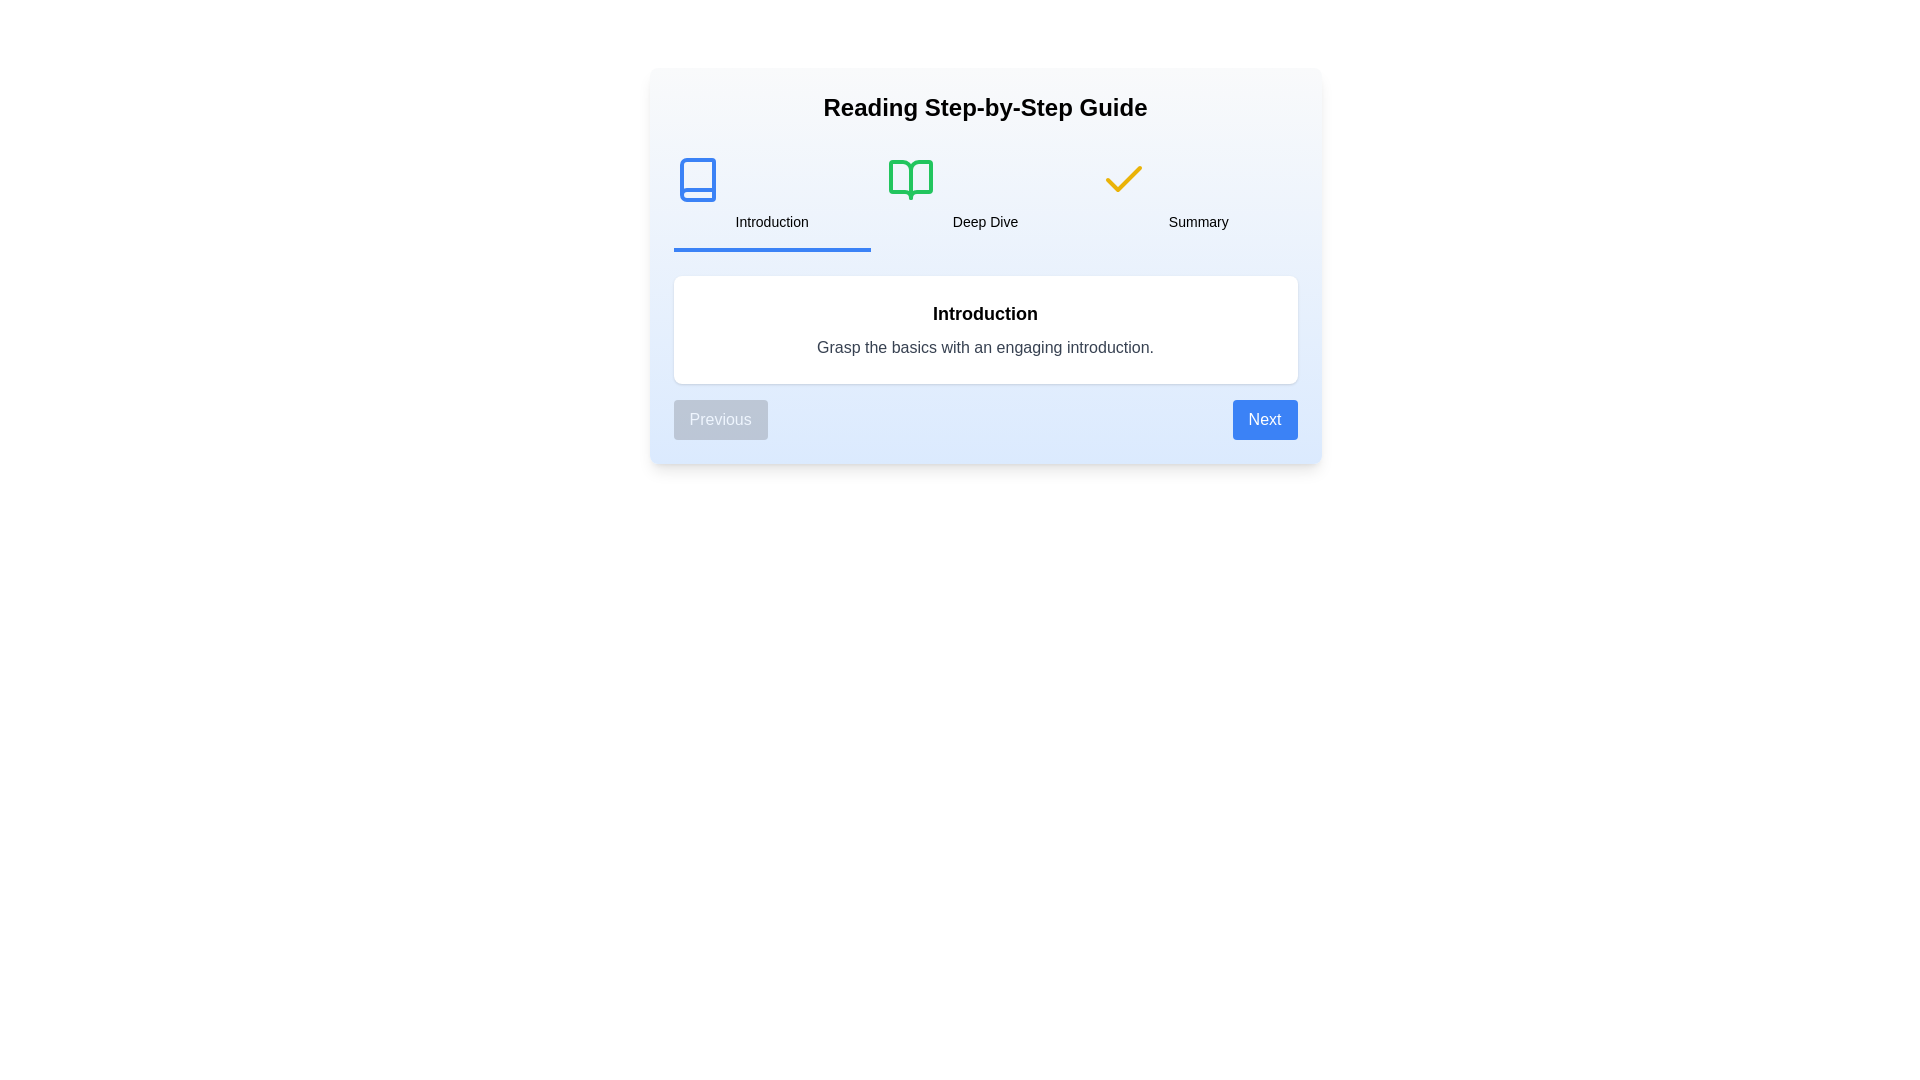 The width and height of the screenshot is (1920, 1080). I want to click on the icon representing the step Deep Dive, so click(909, 180).